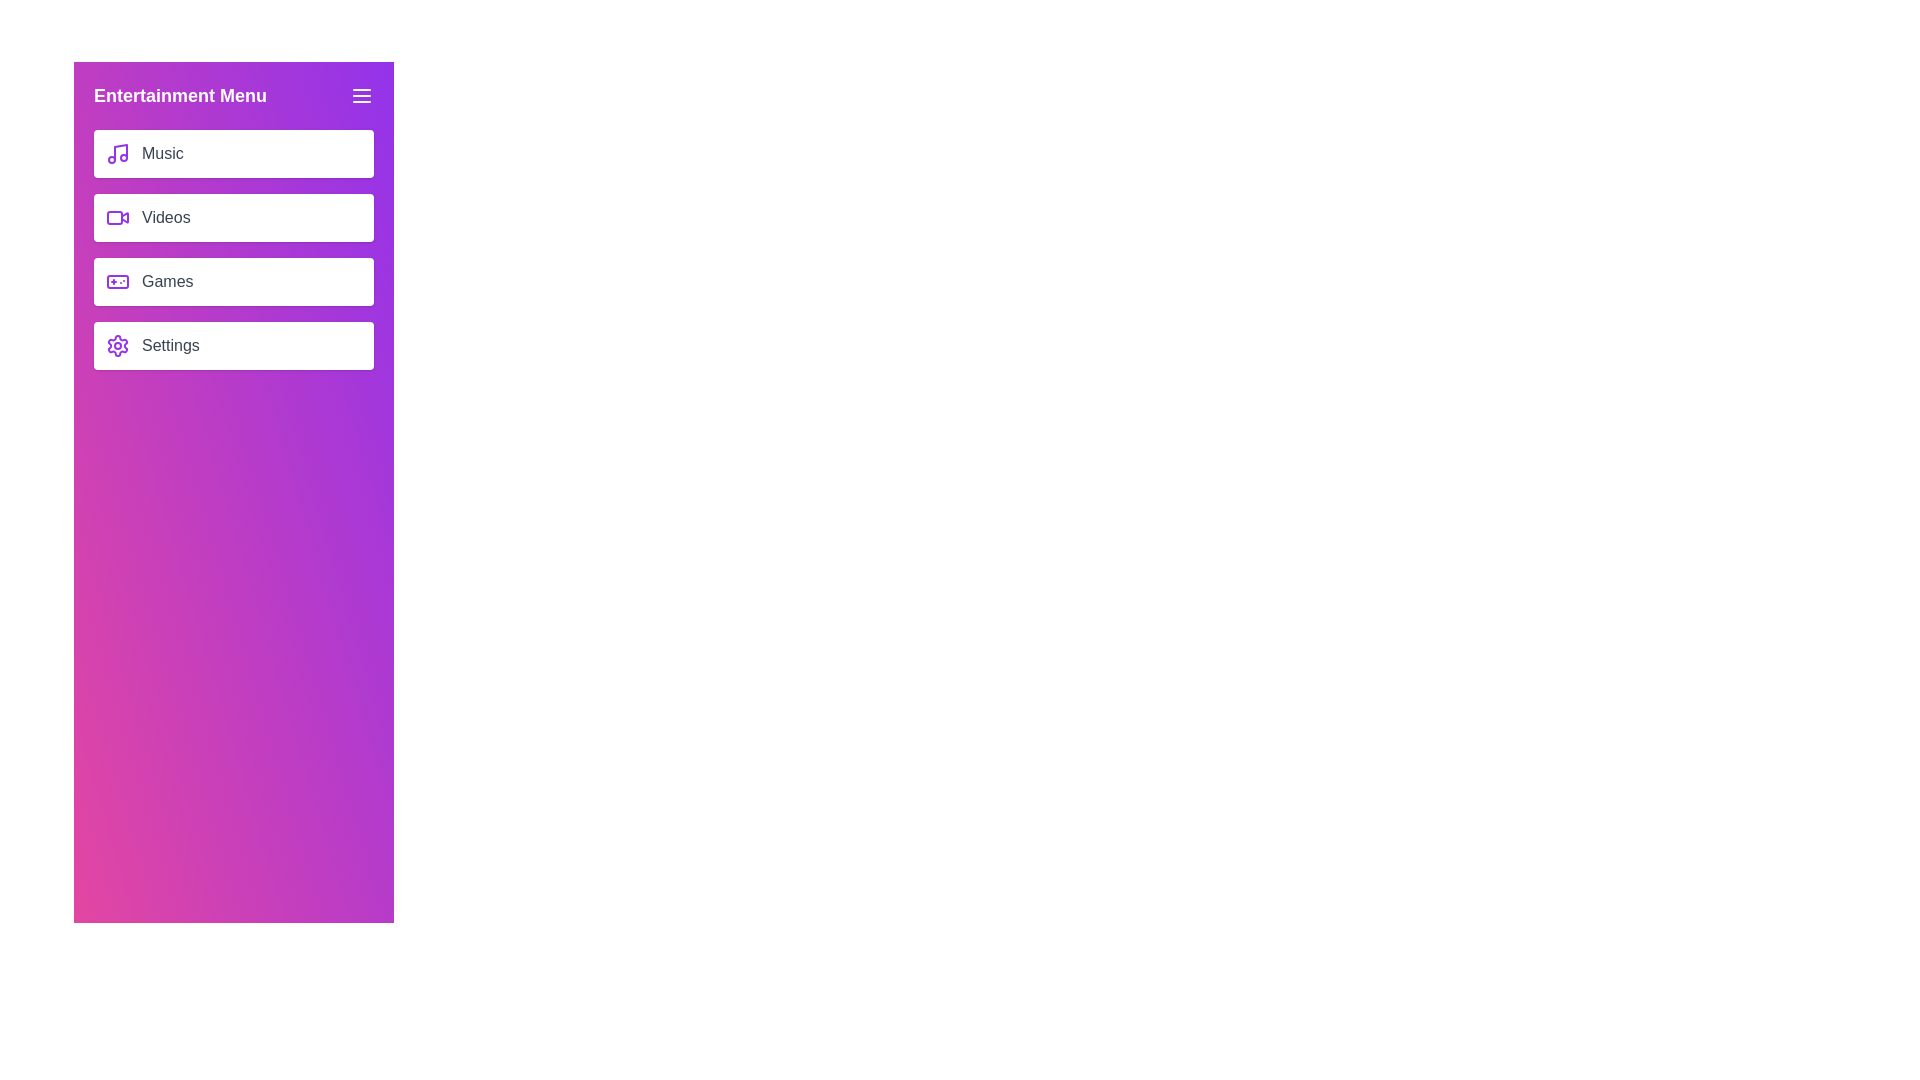 The image size is (1920, 1080). What do you see at coordinates (234, 345) in the screenshot?
I see `the 'Settings' button to select it` at bounding box center [234, 345].